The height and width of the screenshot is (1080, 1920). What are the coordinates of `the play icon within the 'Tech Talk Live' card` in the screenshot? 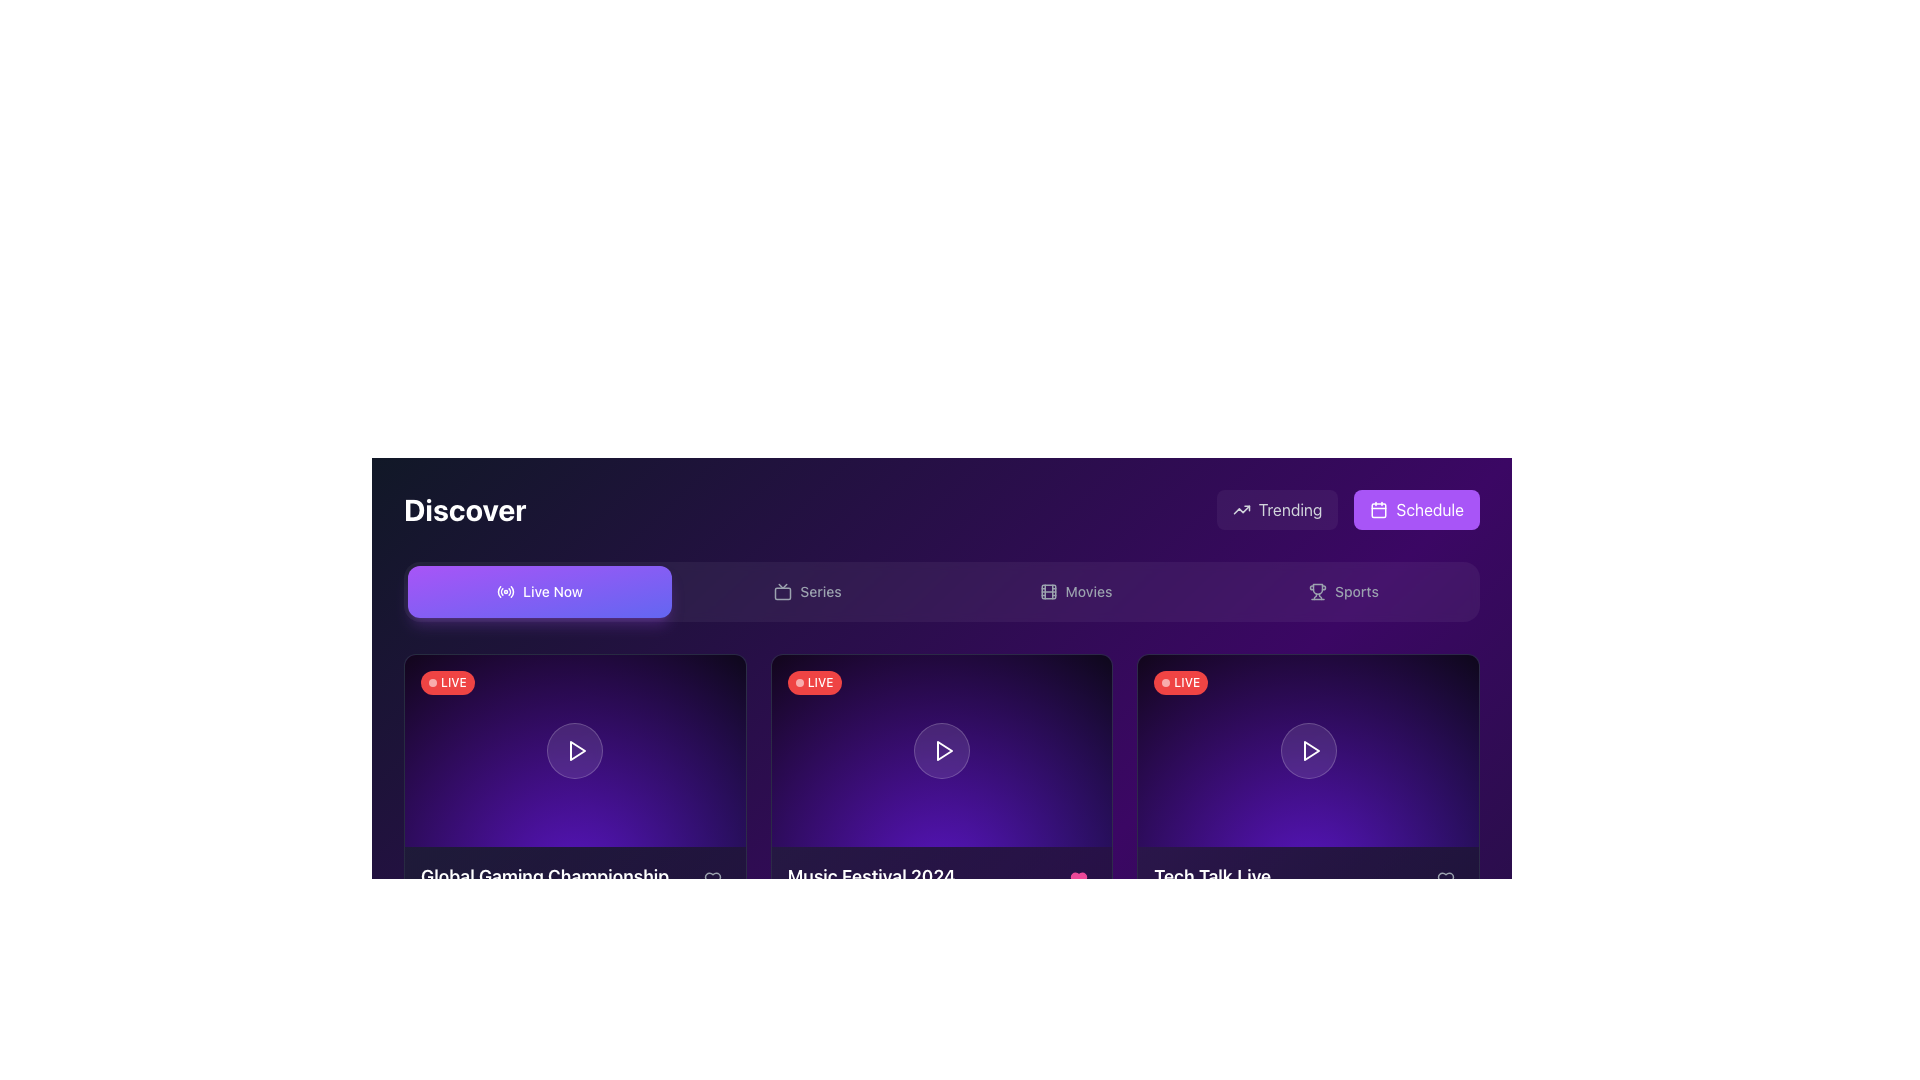 It's located at (1311, 750).